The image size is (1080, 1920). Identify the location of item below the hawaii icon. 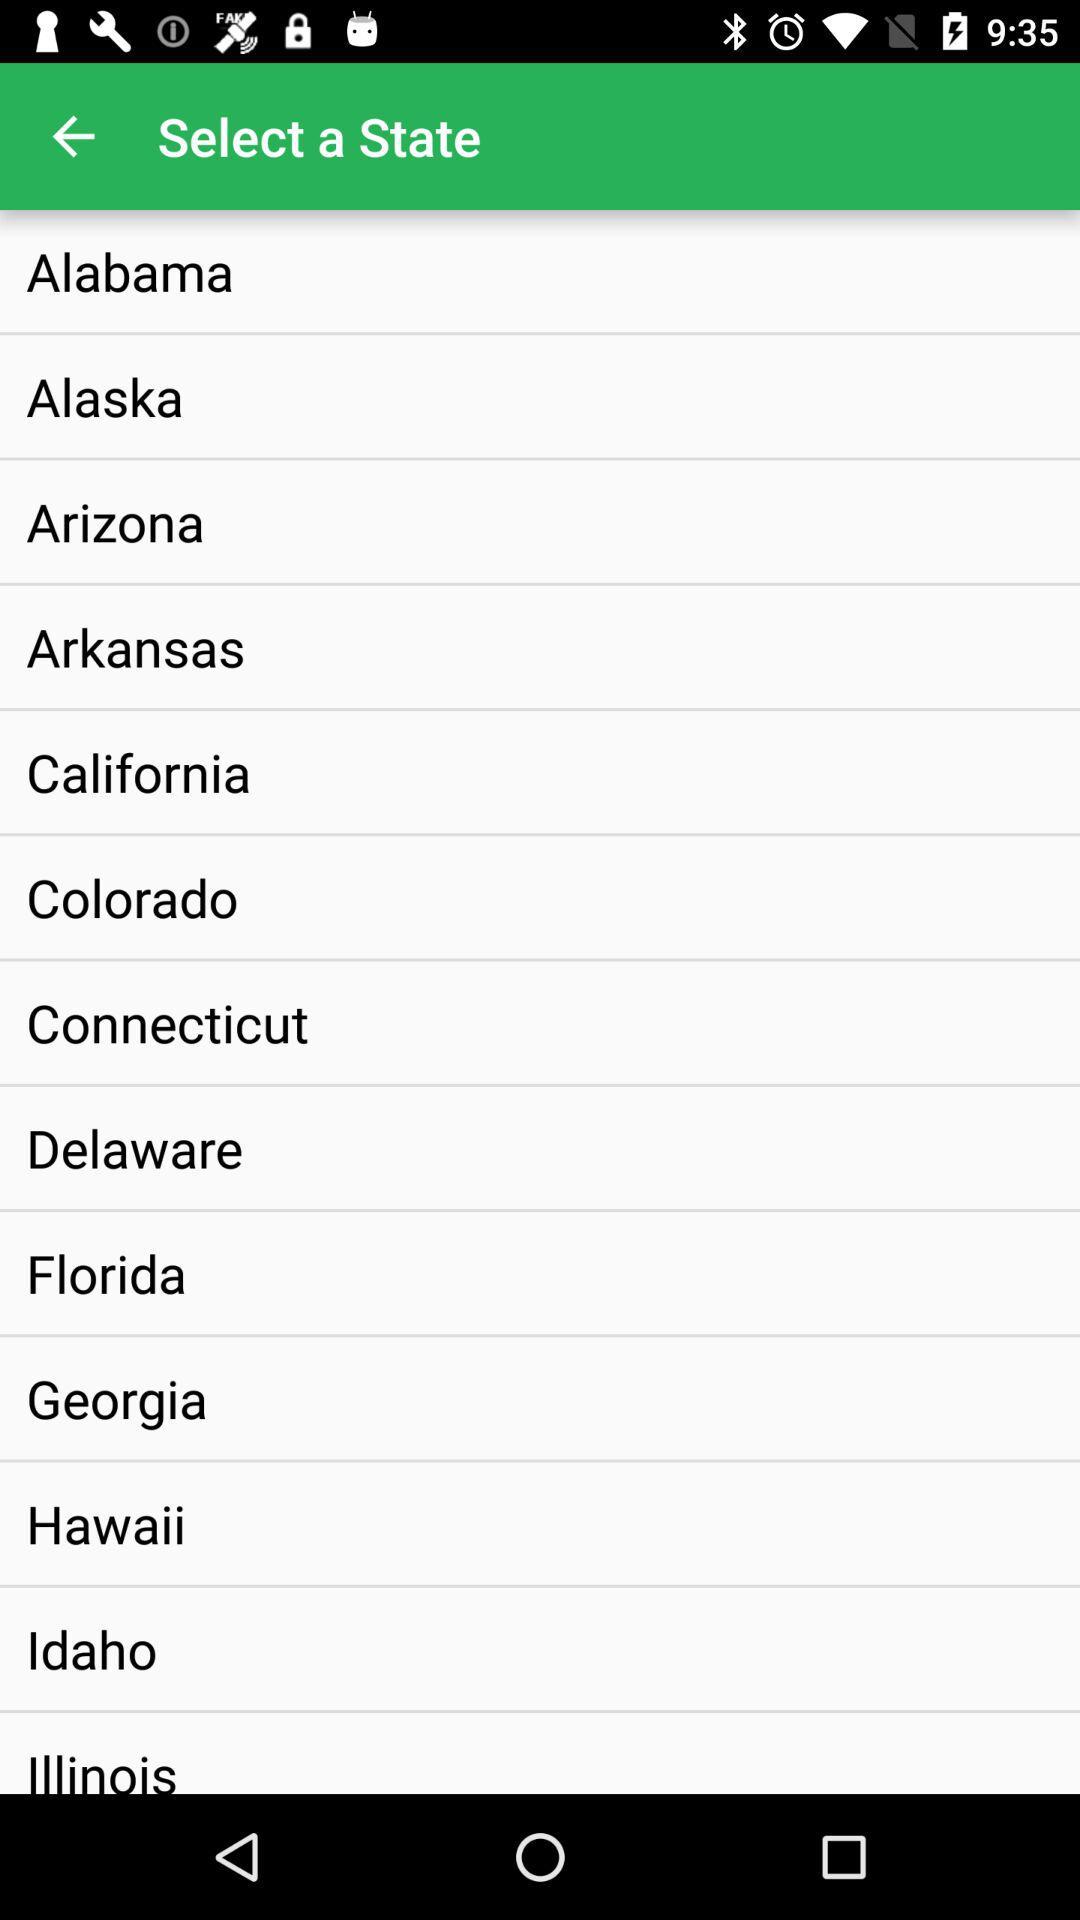
(91, 1648).